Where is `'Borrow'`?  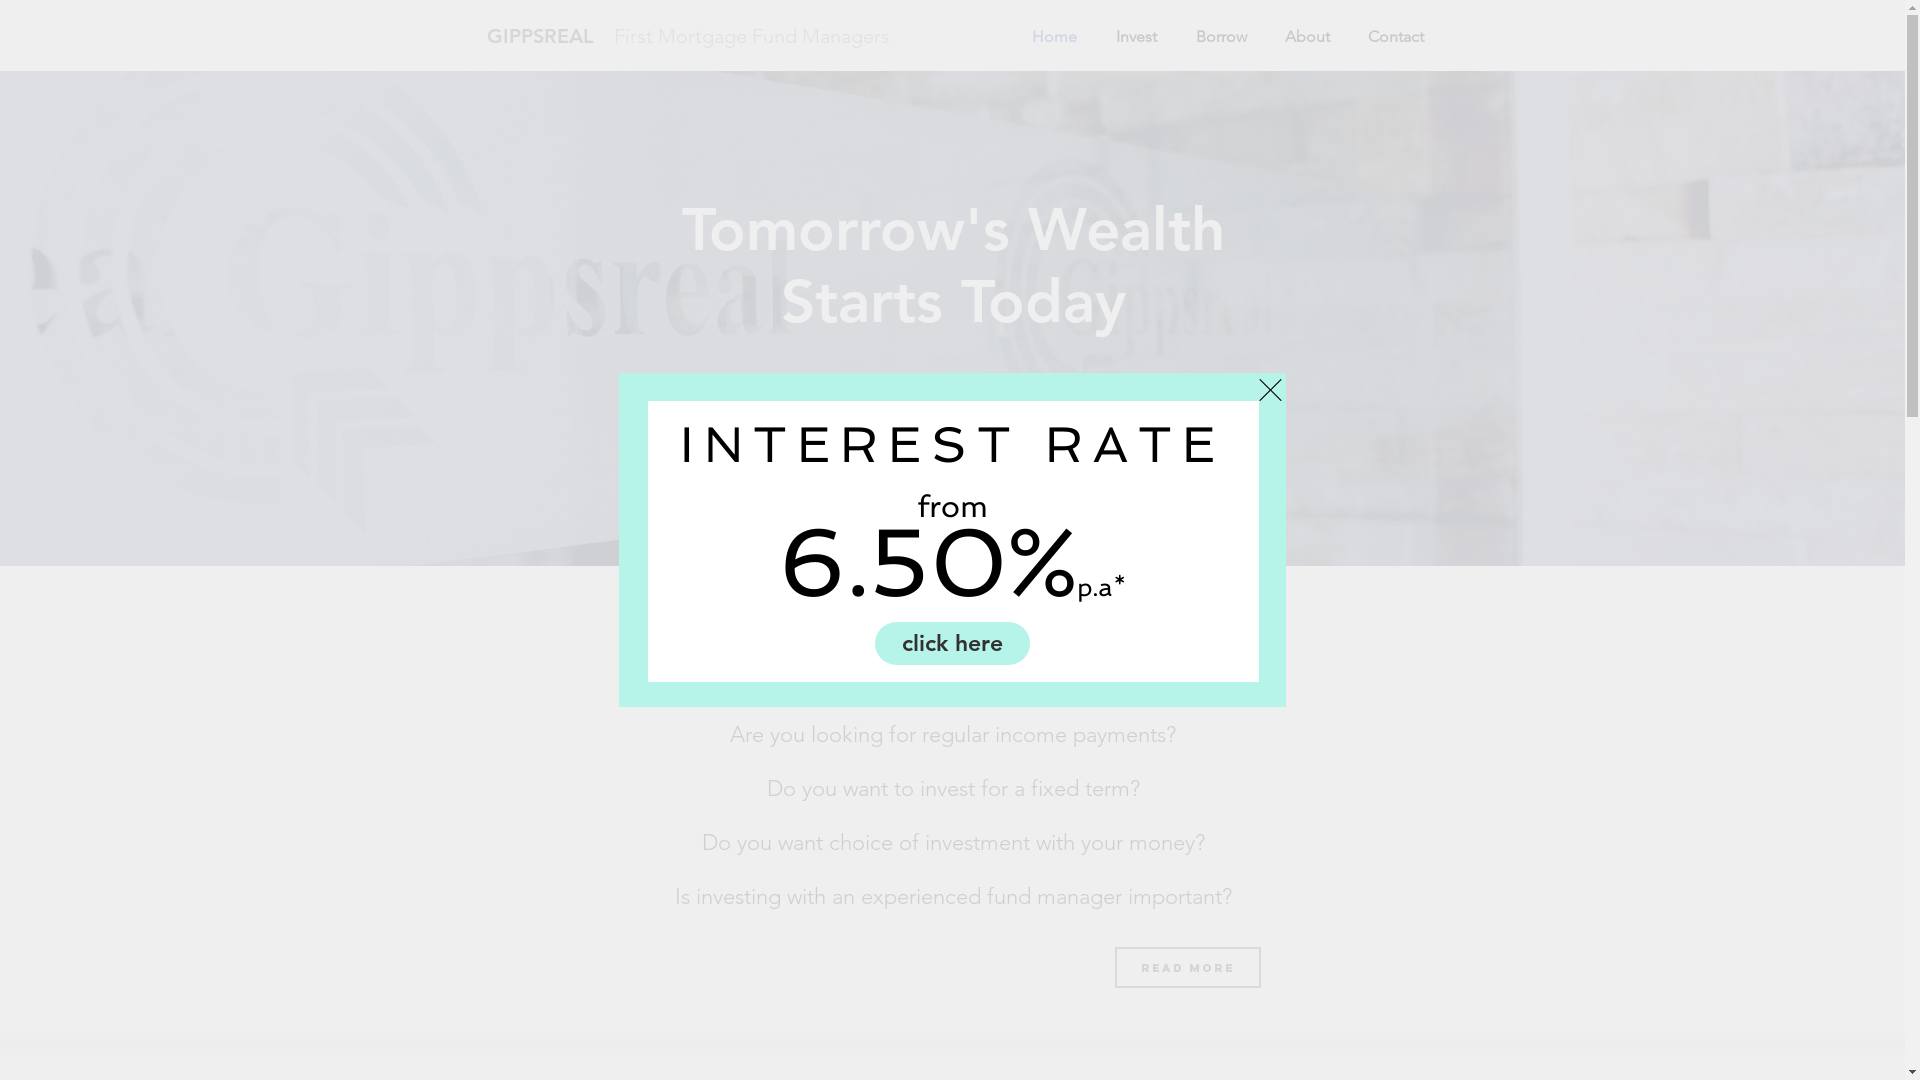
'Borrow' is located at coordinates (1219, 36).